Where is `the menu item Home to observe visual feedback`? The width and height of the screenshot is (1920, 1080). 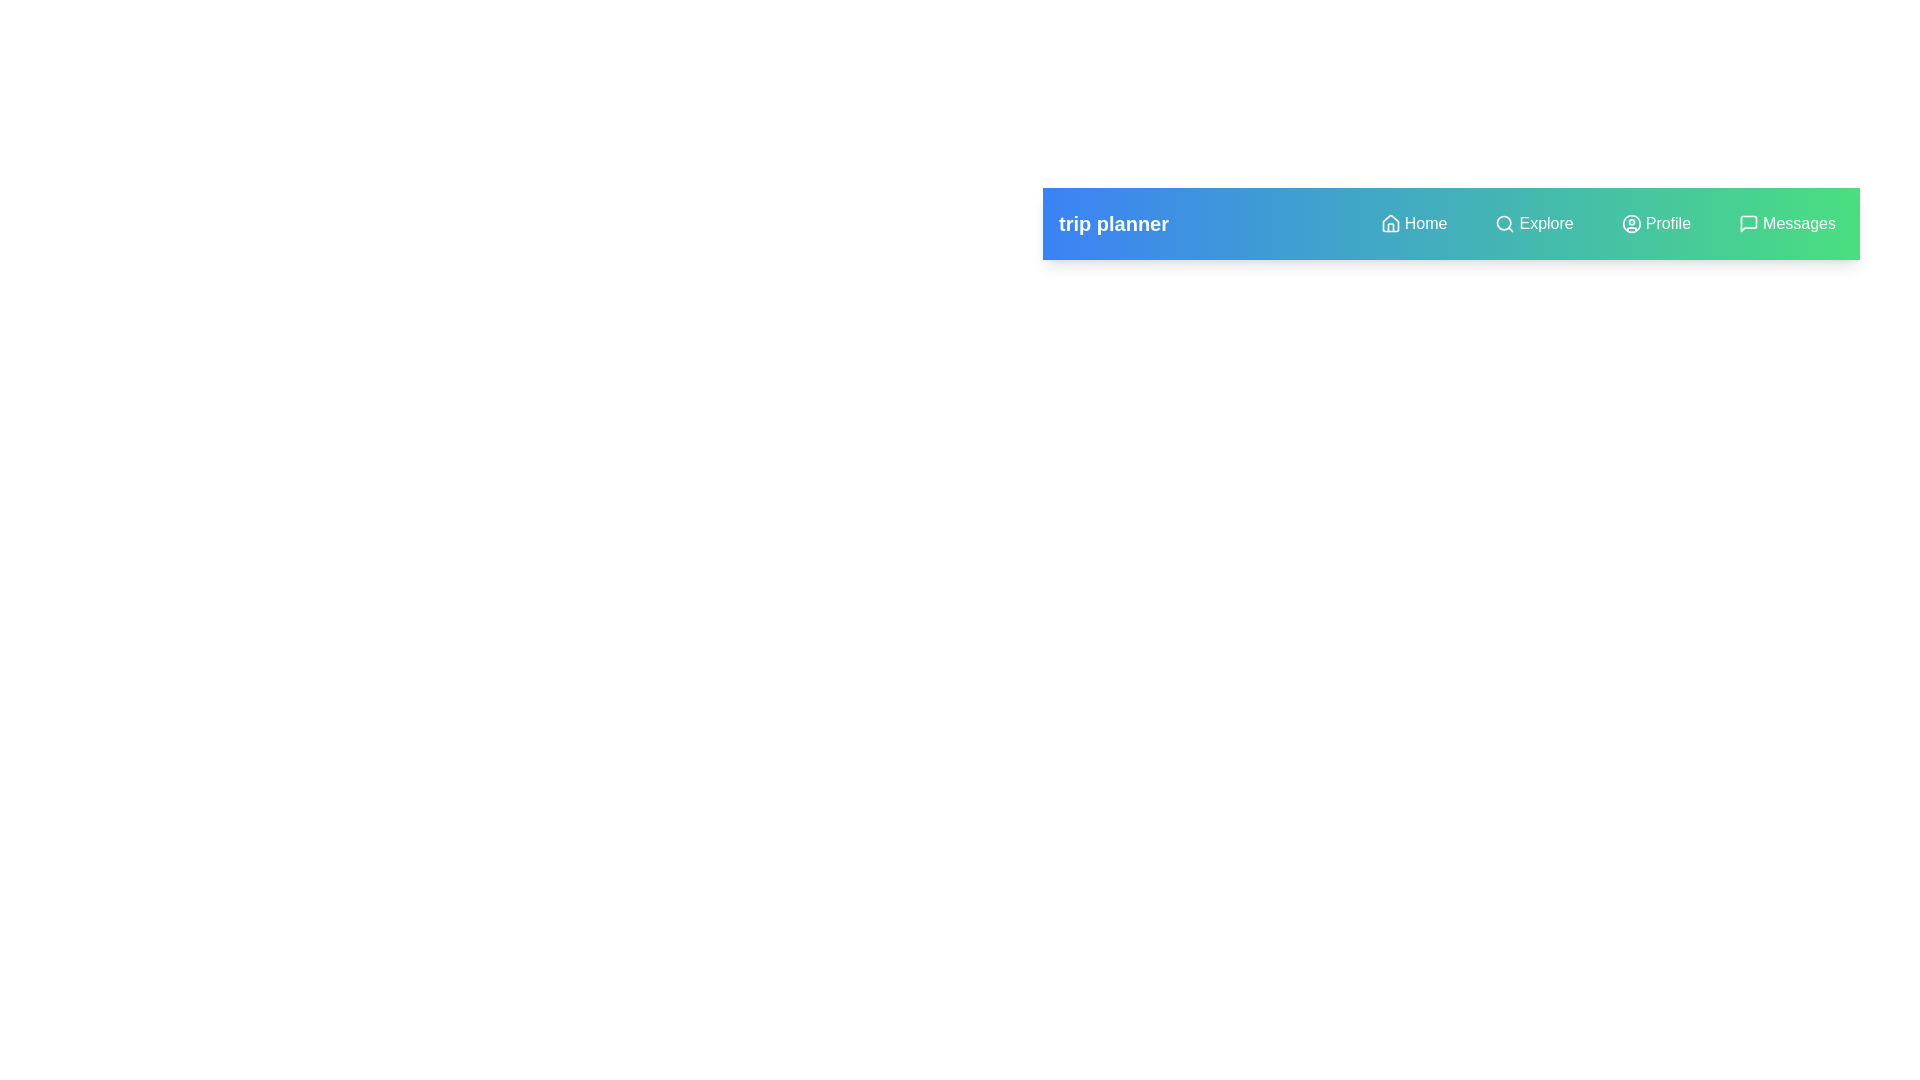
the menu item Home to observe visual feedback is located at coordinates (1413, 223).